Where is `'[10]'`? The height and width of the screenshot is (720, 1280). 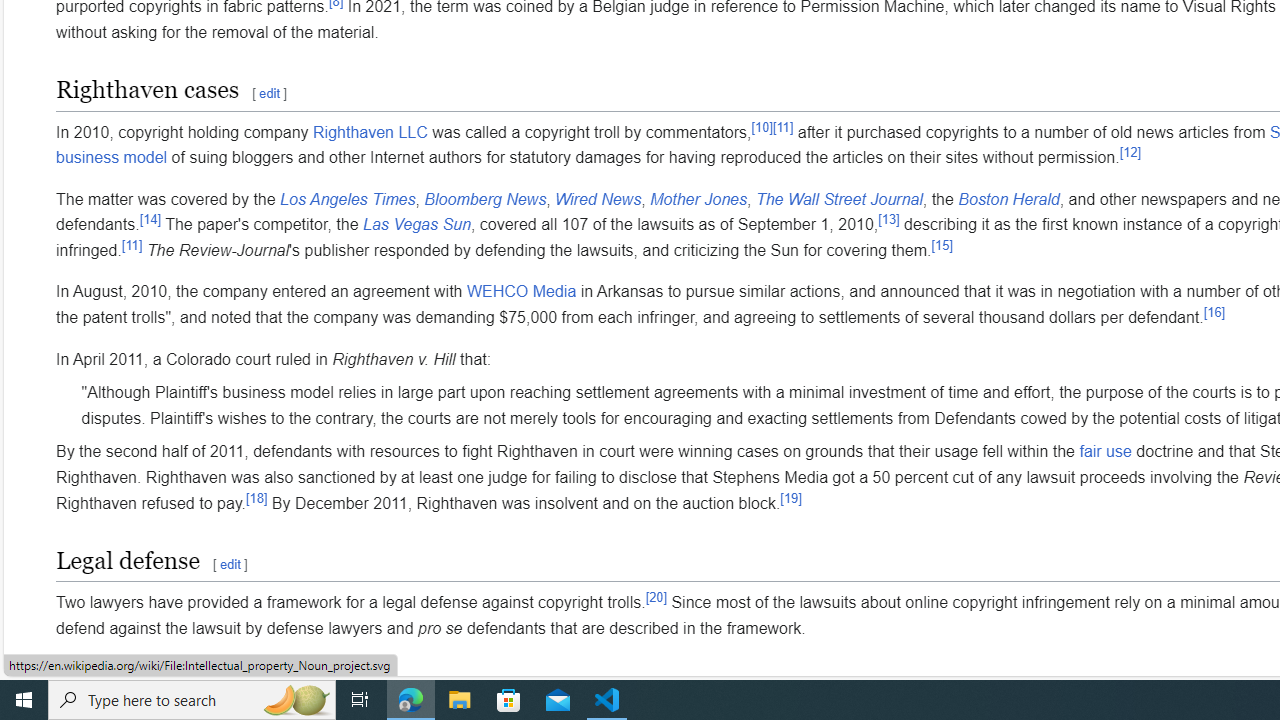
'[10]' is located at coordinates (761, 127).